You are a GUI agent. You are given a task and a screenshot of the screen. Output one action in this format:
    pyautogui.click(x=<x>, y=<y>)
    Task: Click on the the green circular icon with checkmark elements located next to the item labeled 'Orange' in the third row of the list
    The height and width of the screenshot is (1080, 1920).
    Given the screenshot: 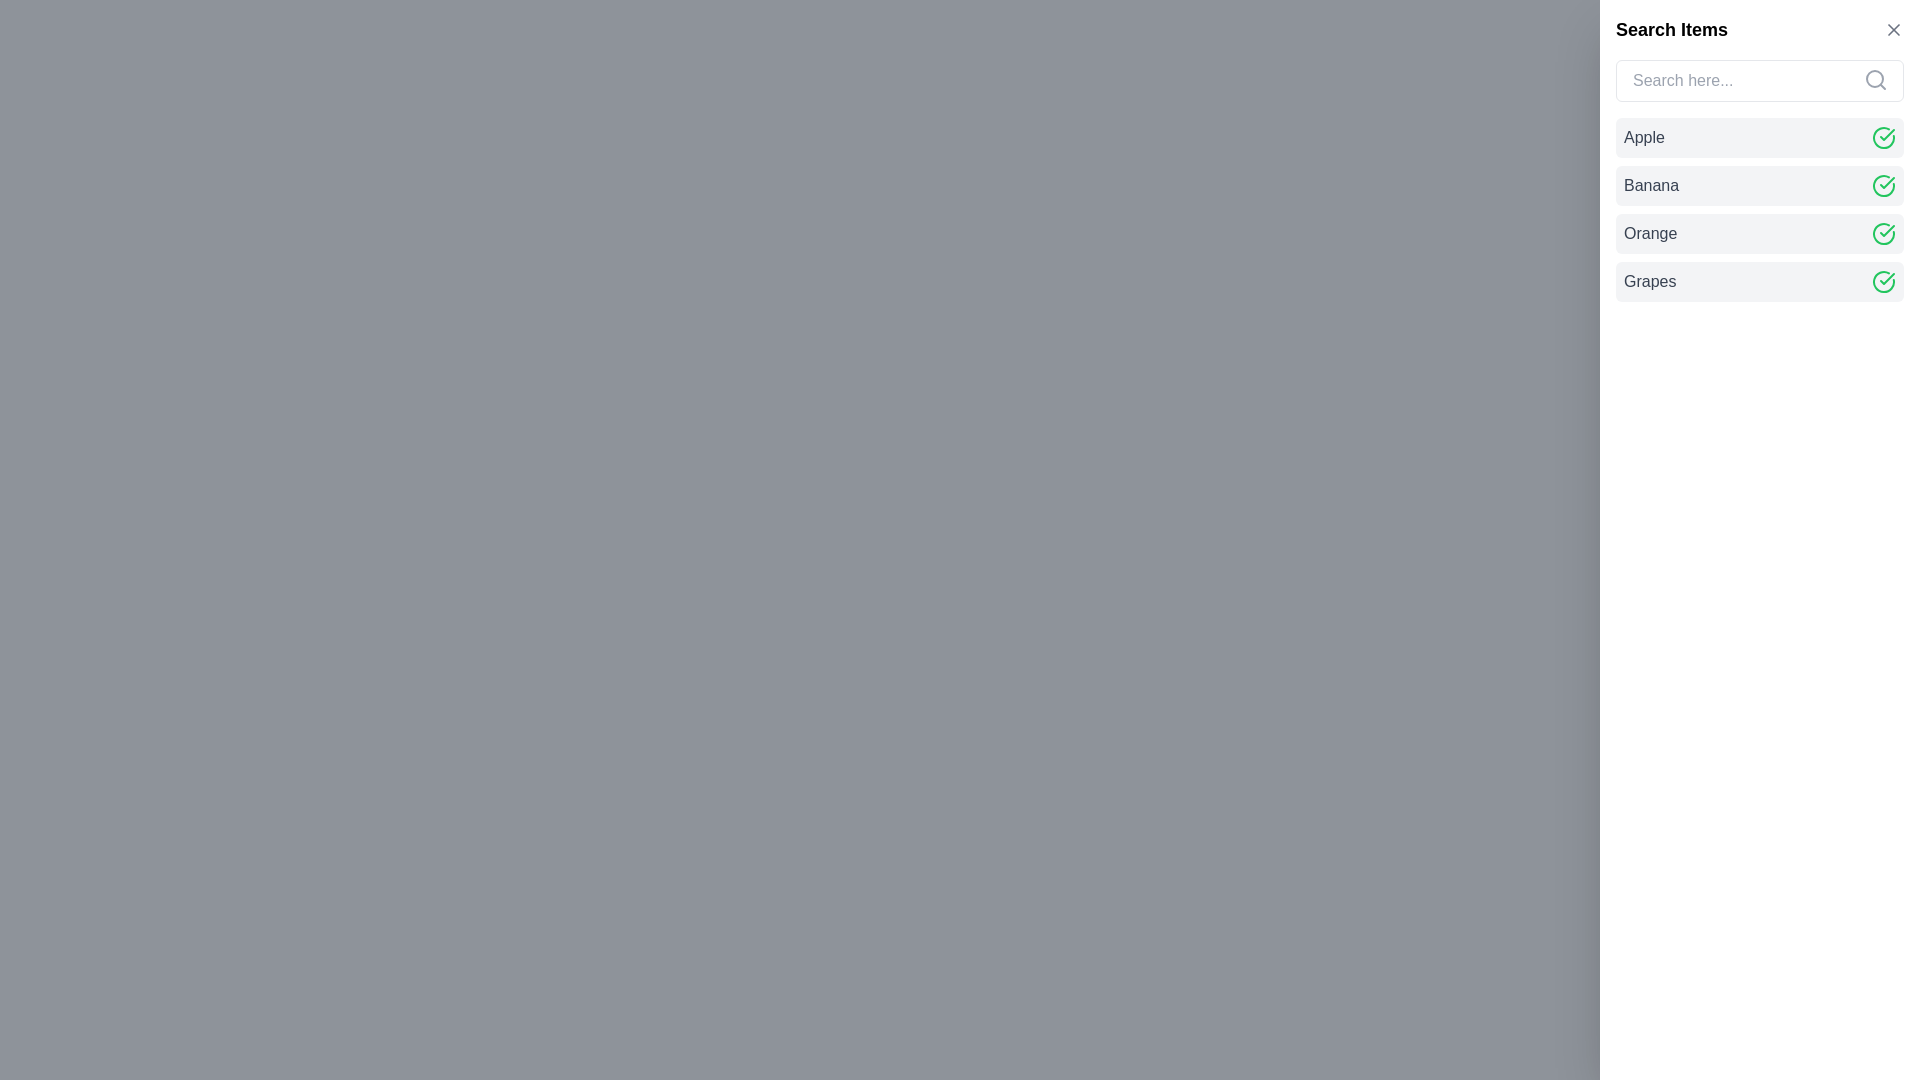 What is the action you would take?
    pyautogui.click(x=1882, y=233)
    